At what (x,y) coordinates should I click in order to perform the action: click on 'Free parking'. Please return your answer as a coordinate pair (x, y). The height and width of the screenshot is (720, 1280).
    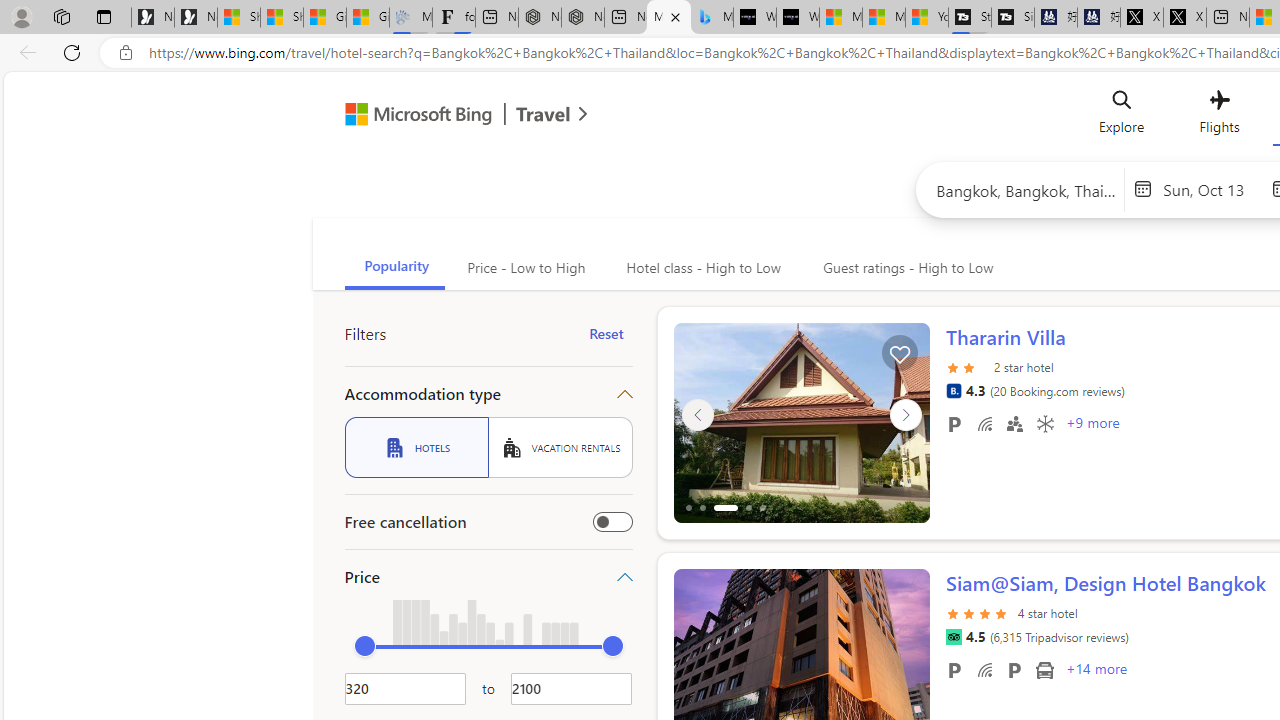
    Looking at the image, I should click on (953, 669).